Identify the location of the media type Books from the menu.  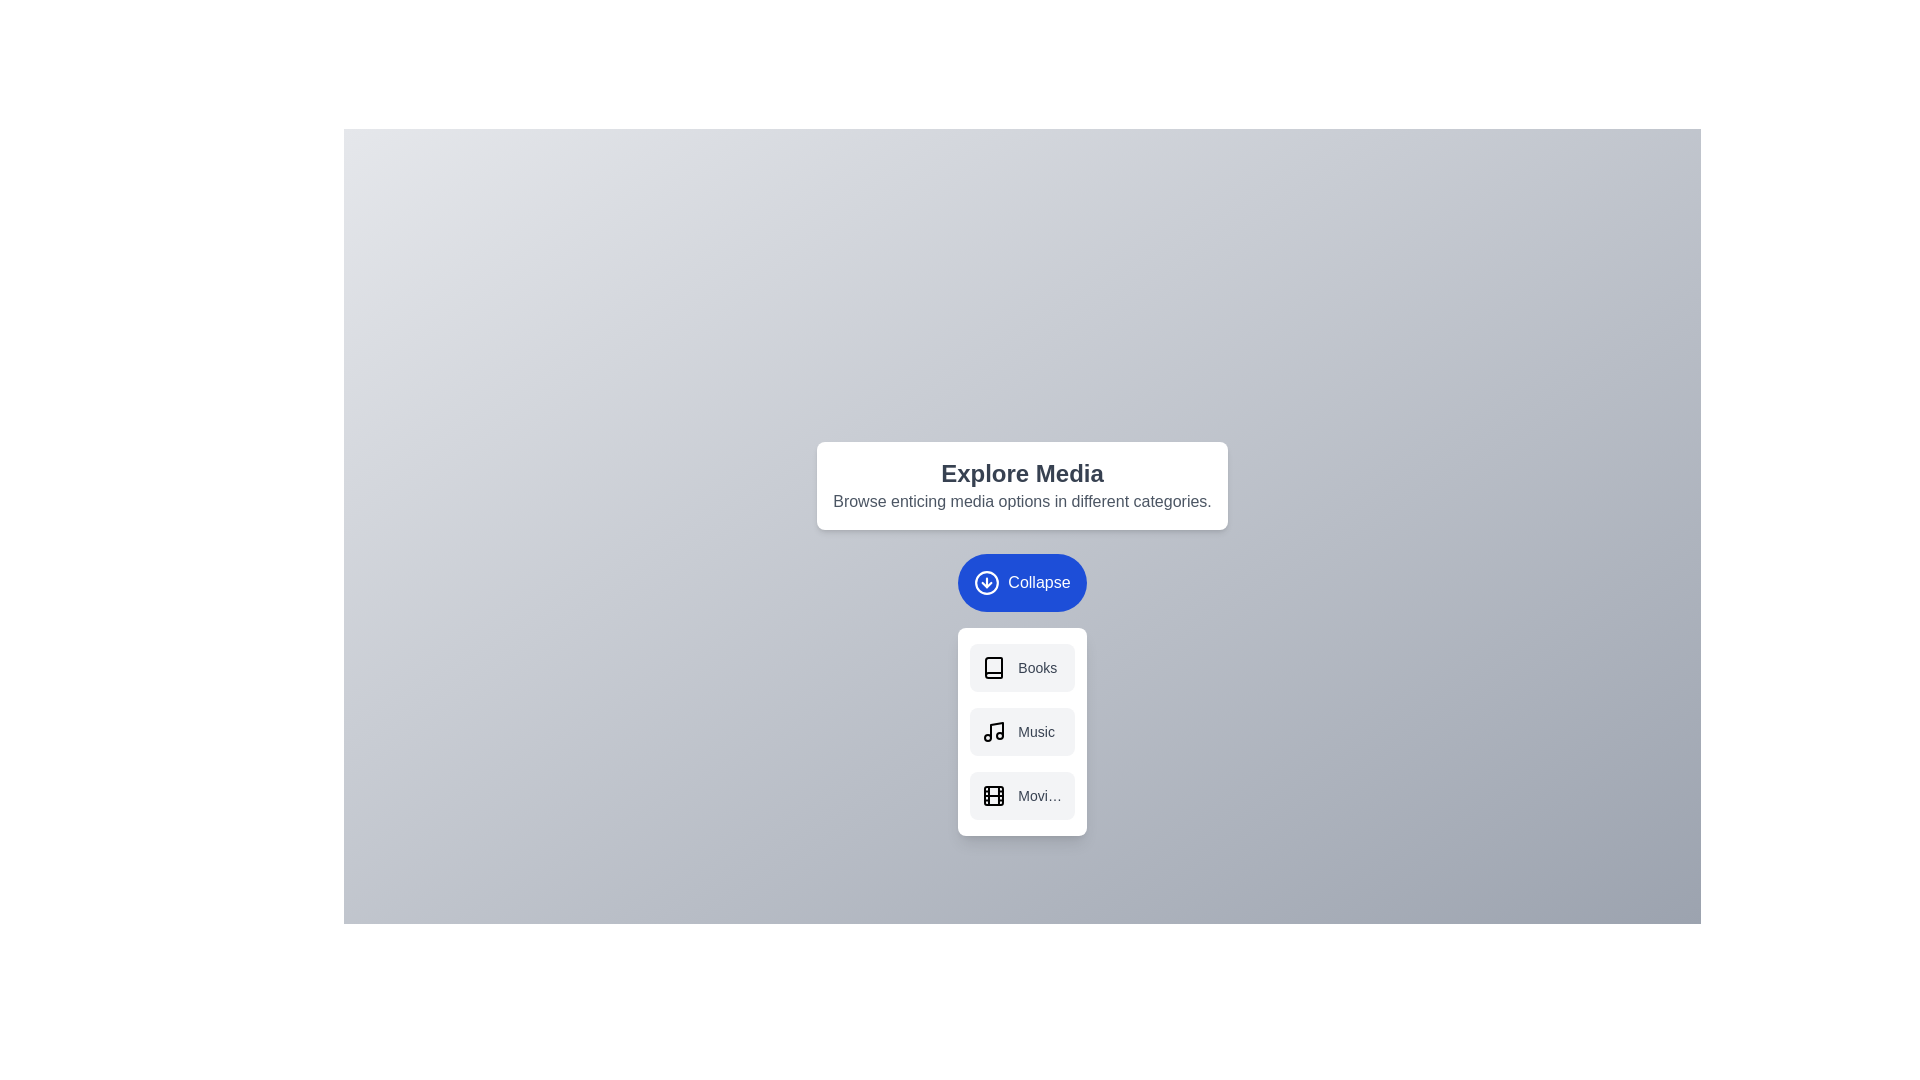
(1022, 667).